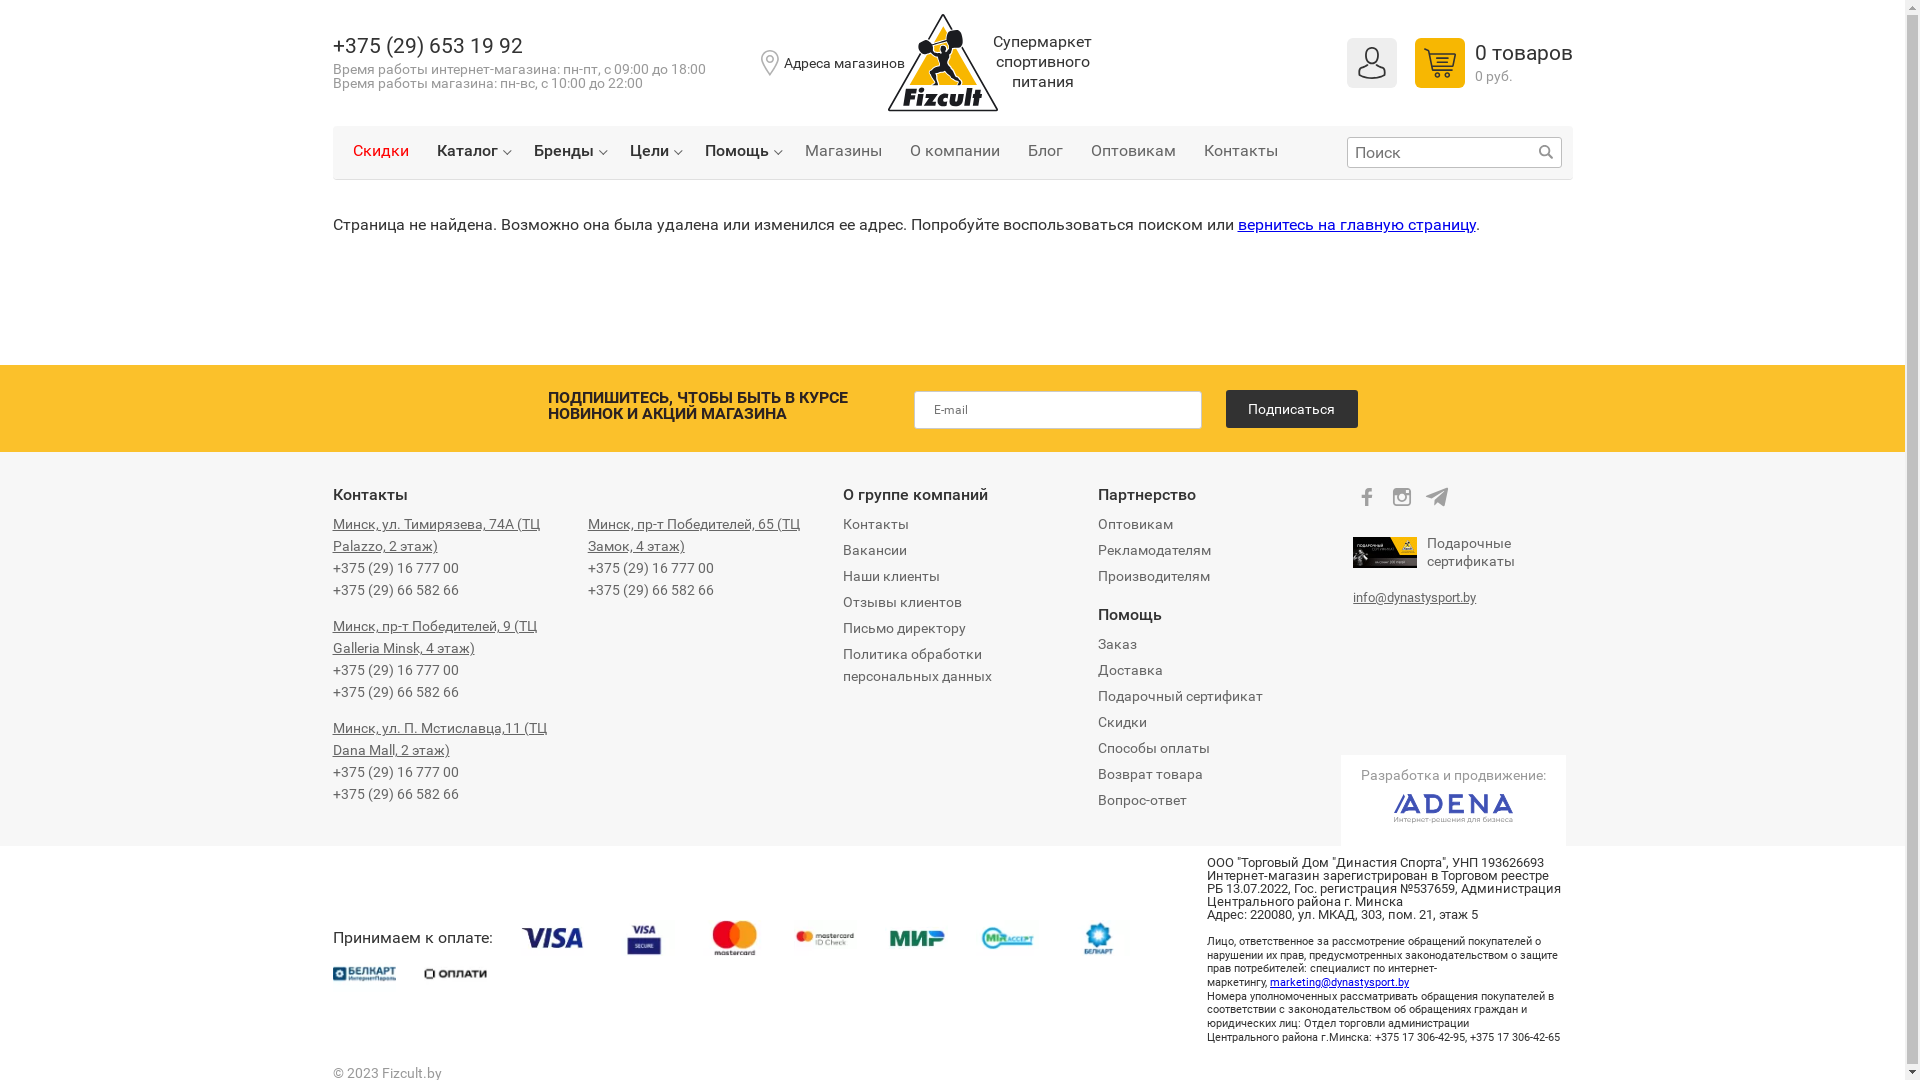  Describe the element at coordinates (331, 567) in the screenshot. I see `'+375 (29) 16 777 00'` at that location.